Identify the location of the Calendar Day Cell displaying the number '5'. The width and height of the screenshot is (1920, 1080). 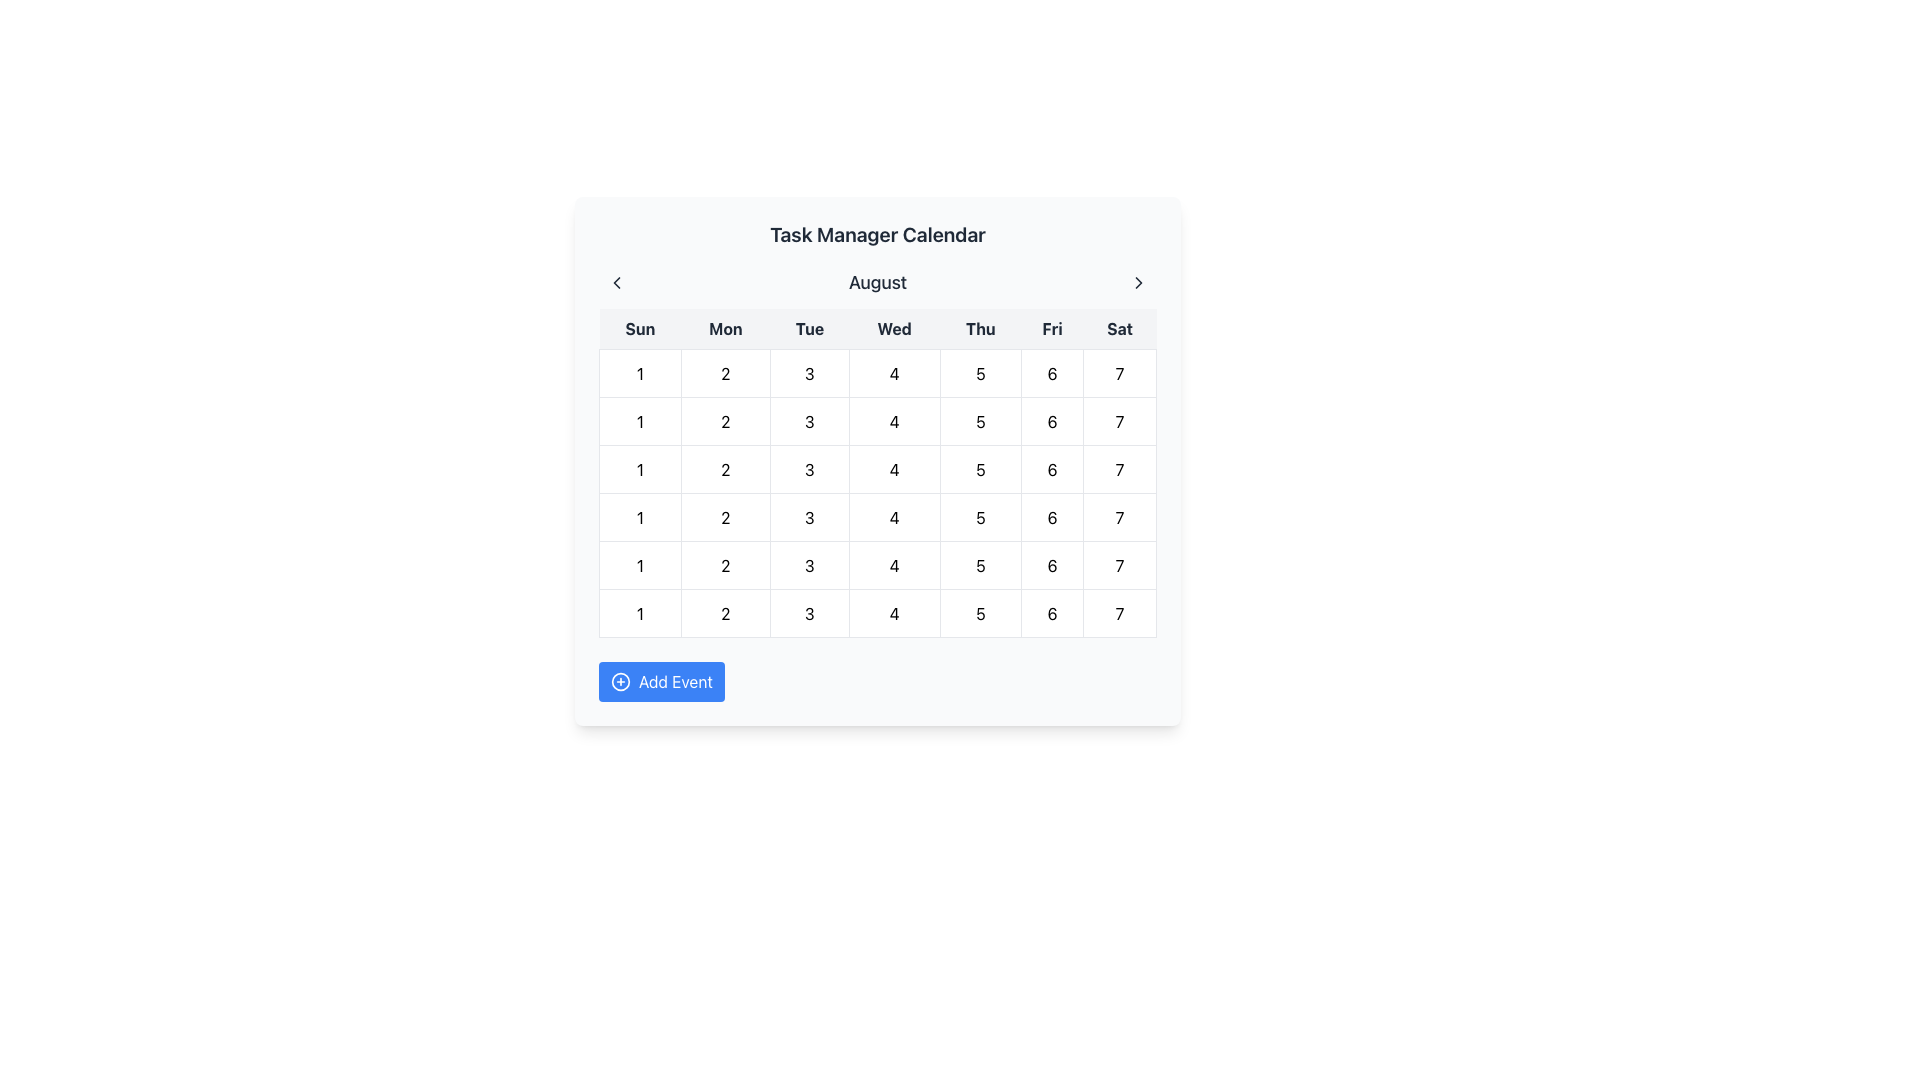
(980, 565).